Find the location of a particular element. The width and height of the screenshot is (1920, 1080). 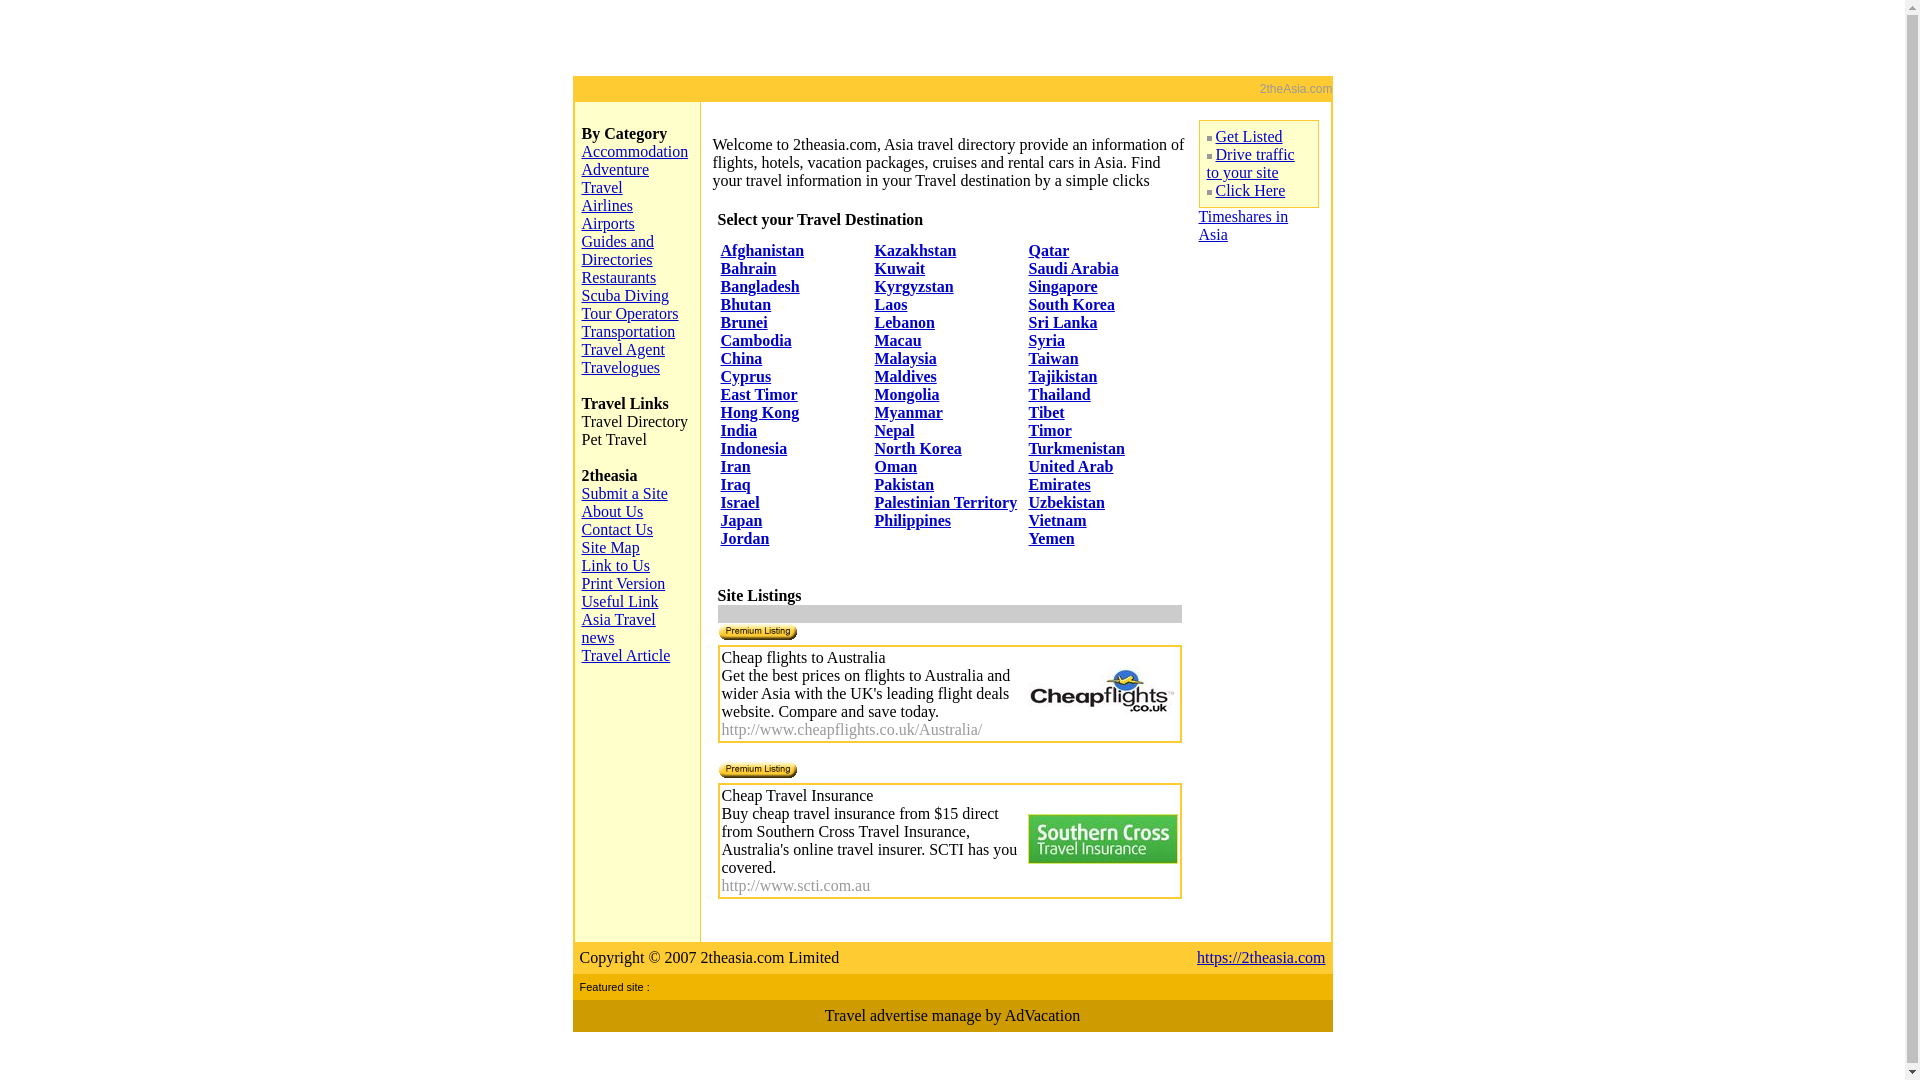

'Click Here' is located at coordinates (1250, 190).